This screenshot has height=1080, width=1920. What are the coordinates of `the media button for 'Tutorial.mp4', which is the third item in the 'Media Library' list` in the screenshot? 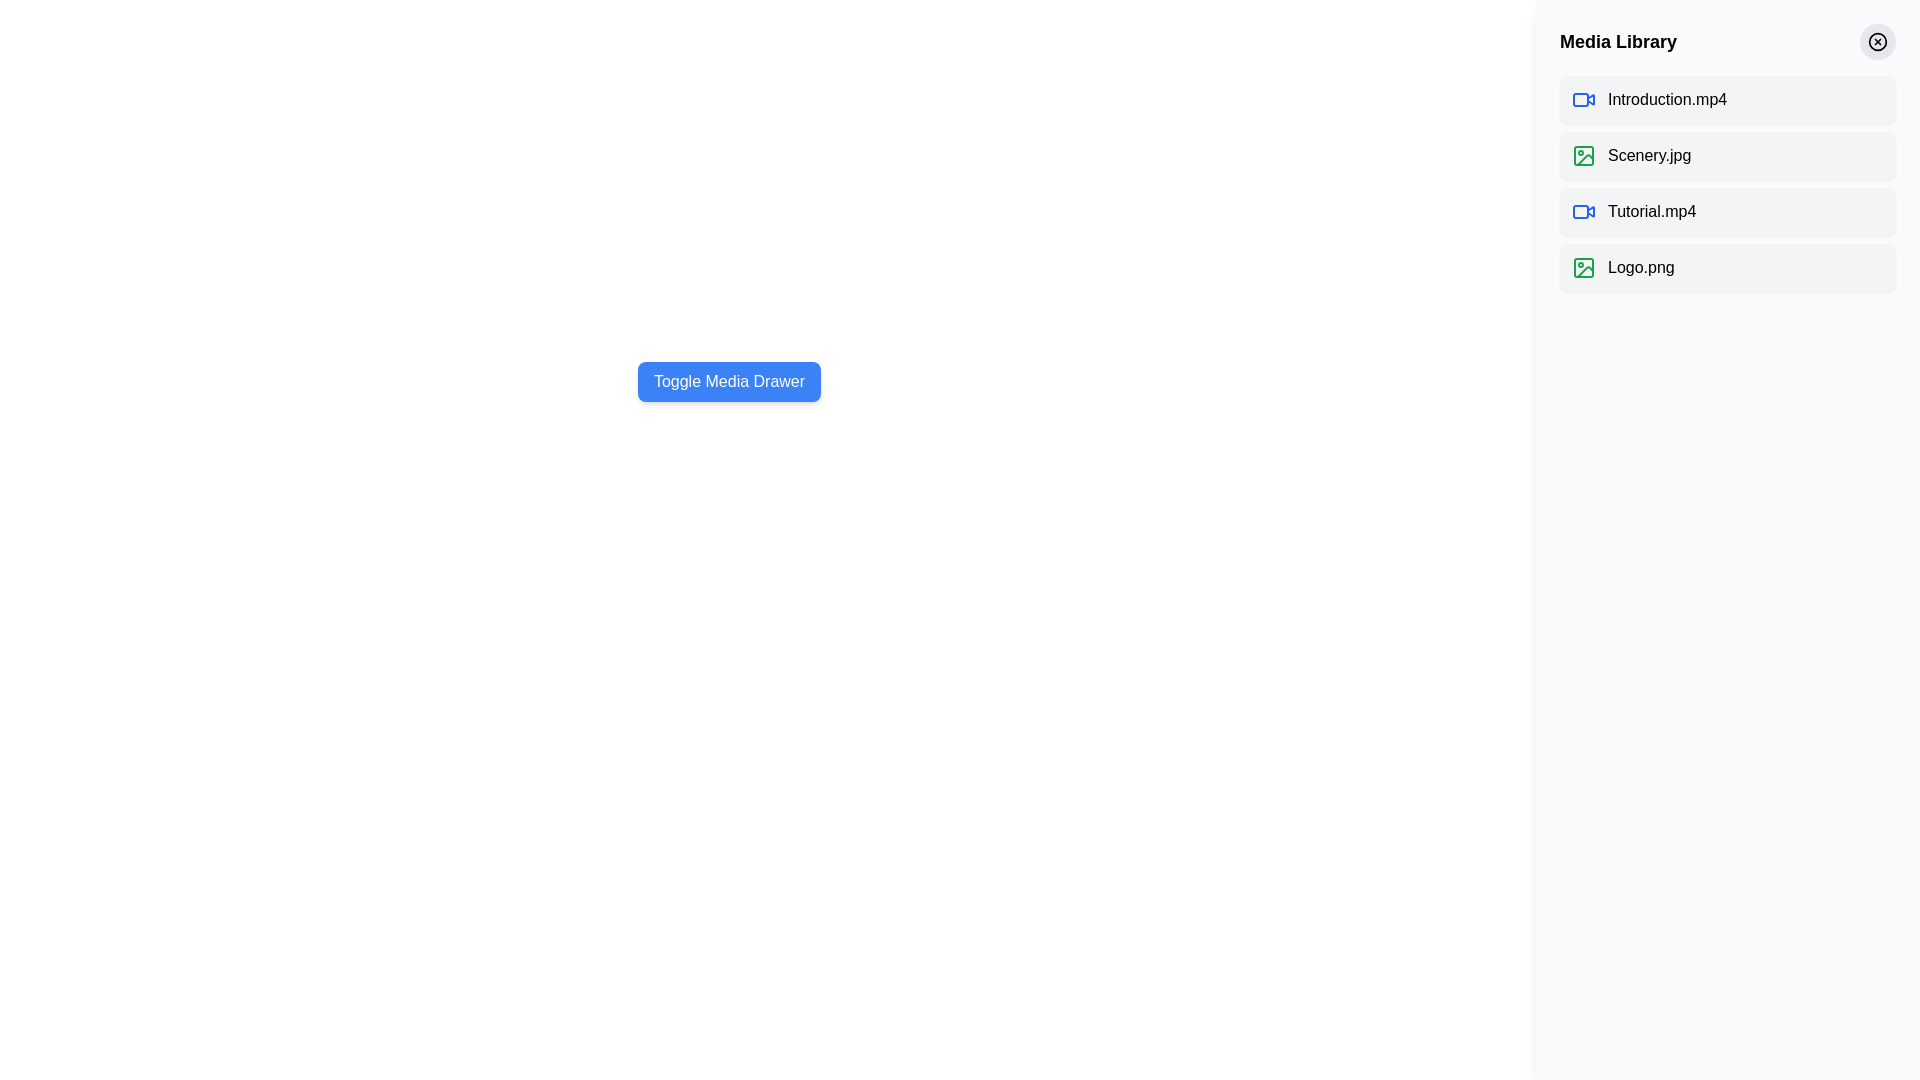 It's located at (1727, 212).